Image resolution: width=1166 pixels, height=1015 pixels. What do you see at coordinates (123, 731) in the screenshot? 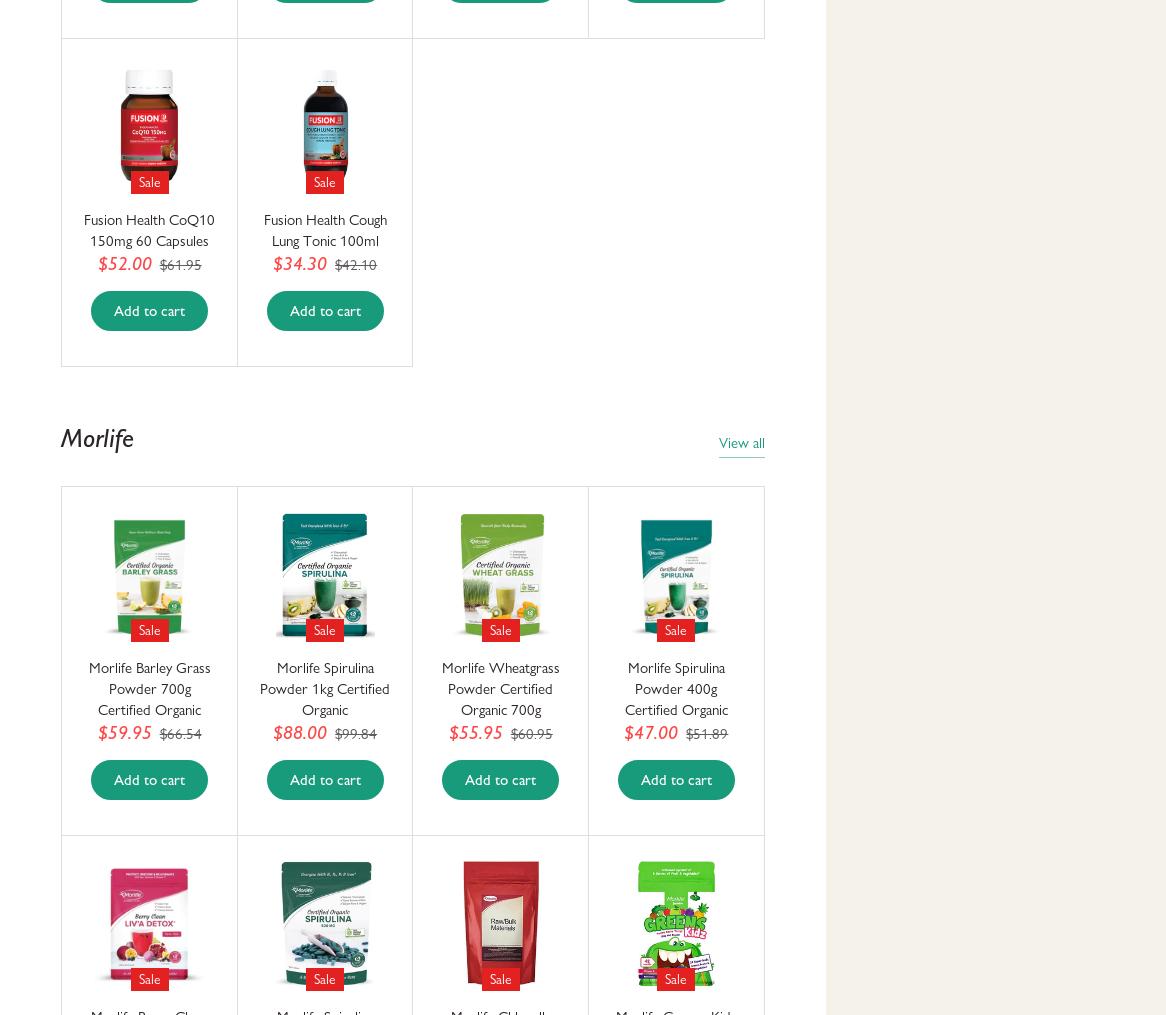
I see `'$59.95'` at bounding box center [123, 731].